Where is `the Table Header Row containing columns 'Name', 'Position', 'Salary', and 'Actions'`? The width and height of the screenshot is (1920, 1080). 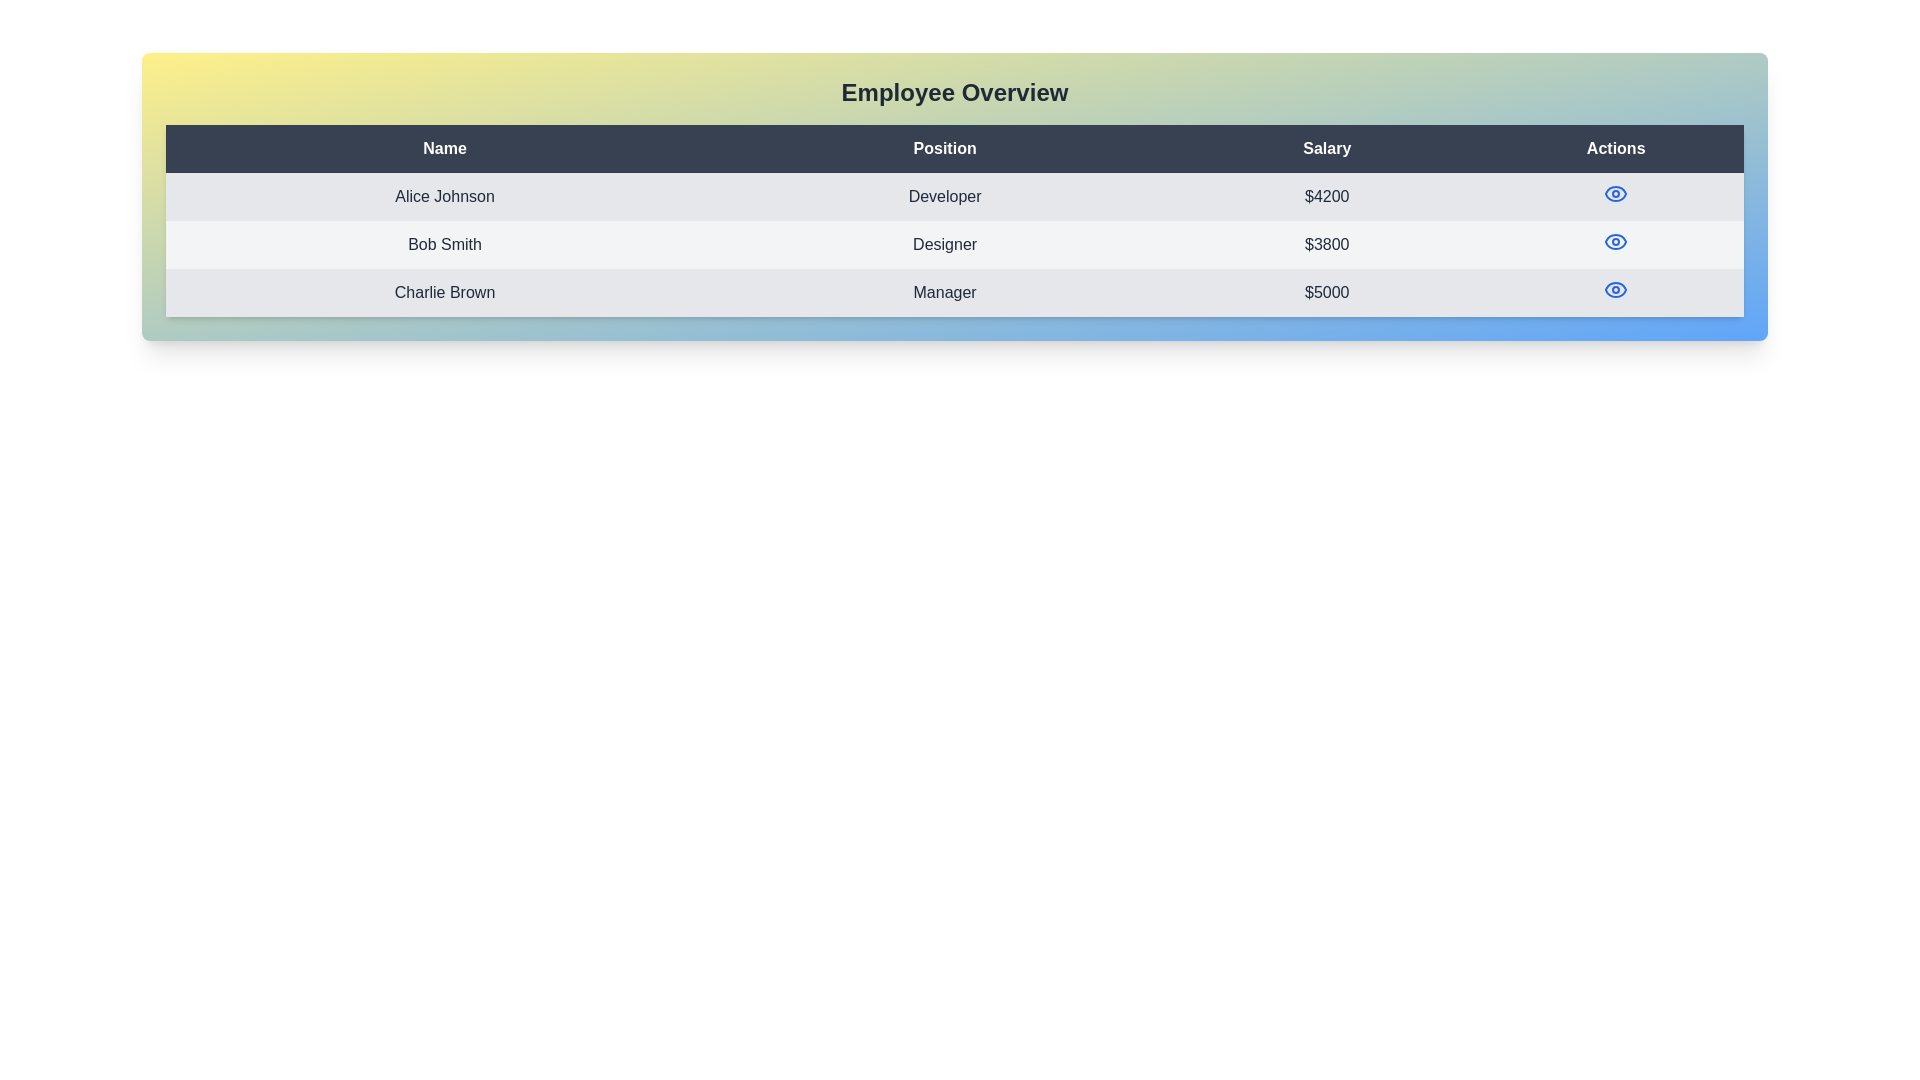
the Table Header Row containing columns 'Name', 'Position', 'Salary', and 'Actions' is located at coordinates (954, 148).